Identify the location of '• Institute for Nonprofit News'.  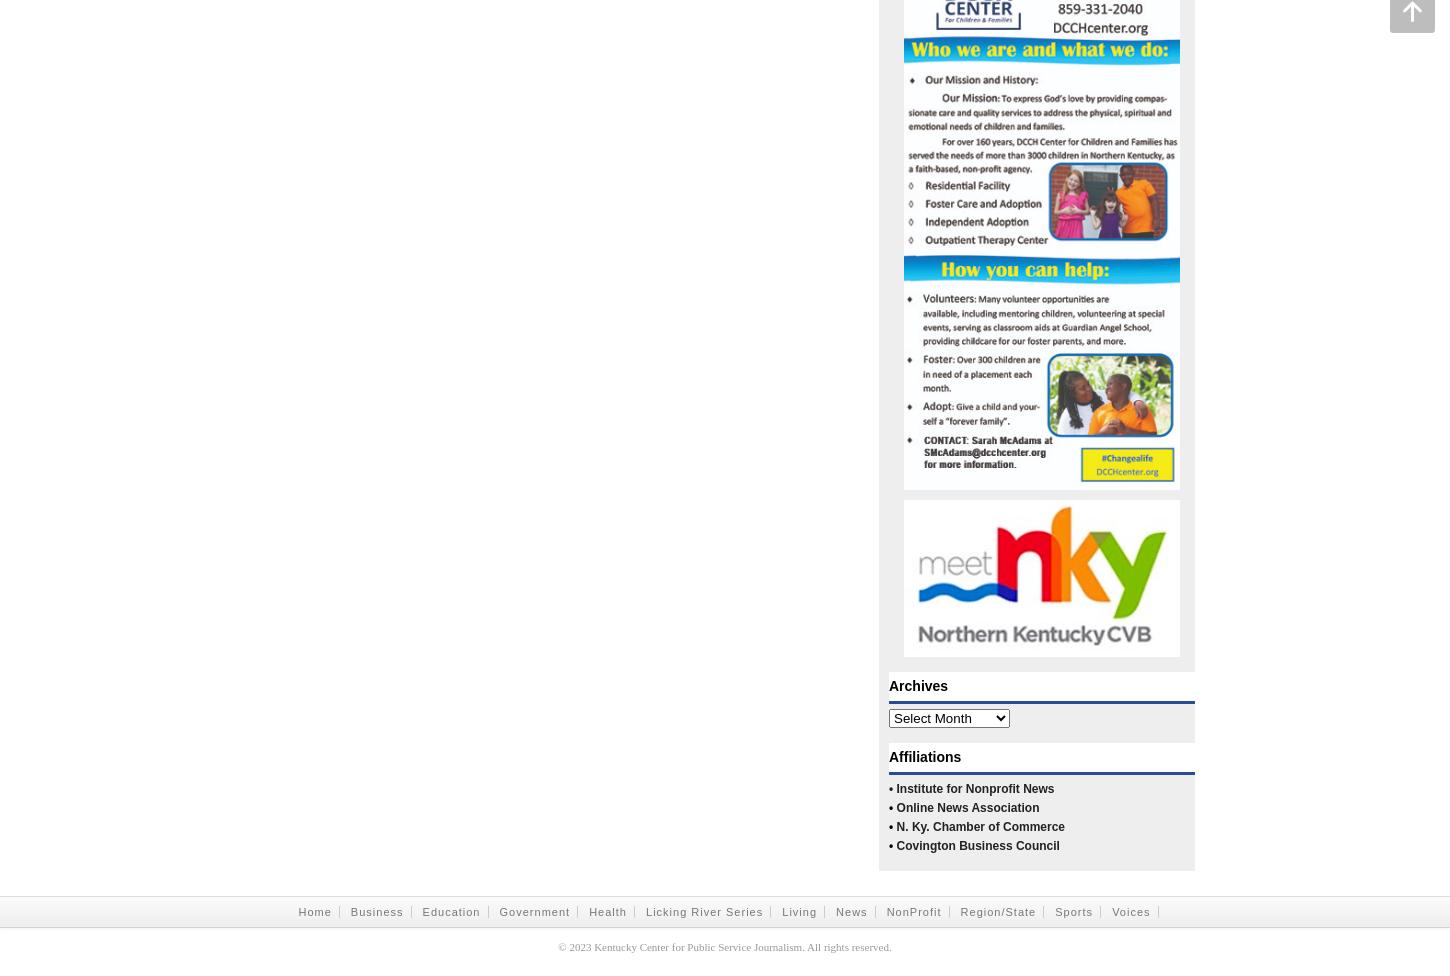
(971, 788).